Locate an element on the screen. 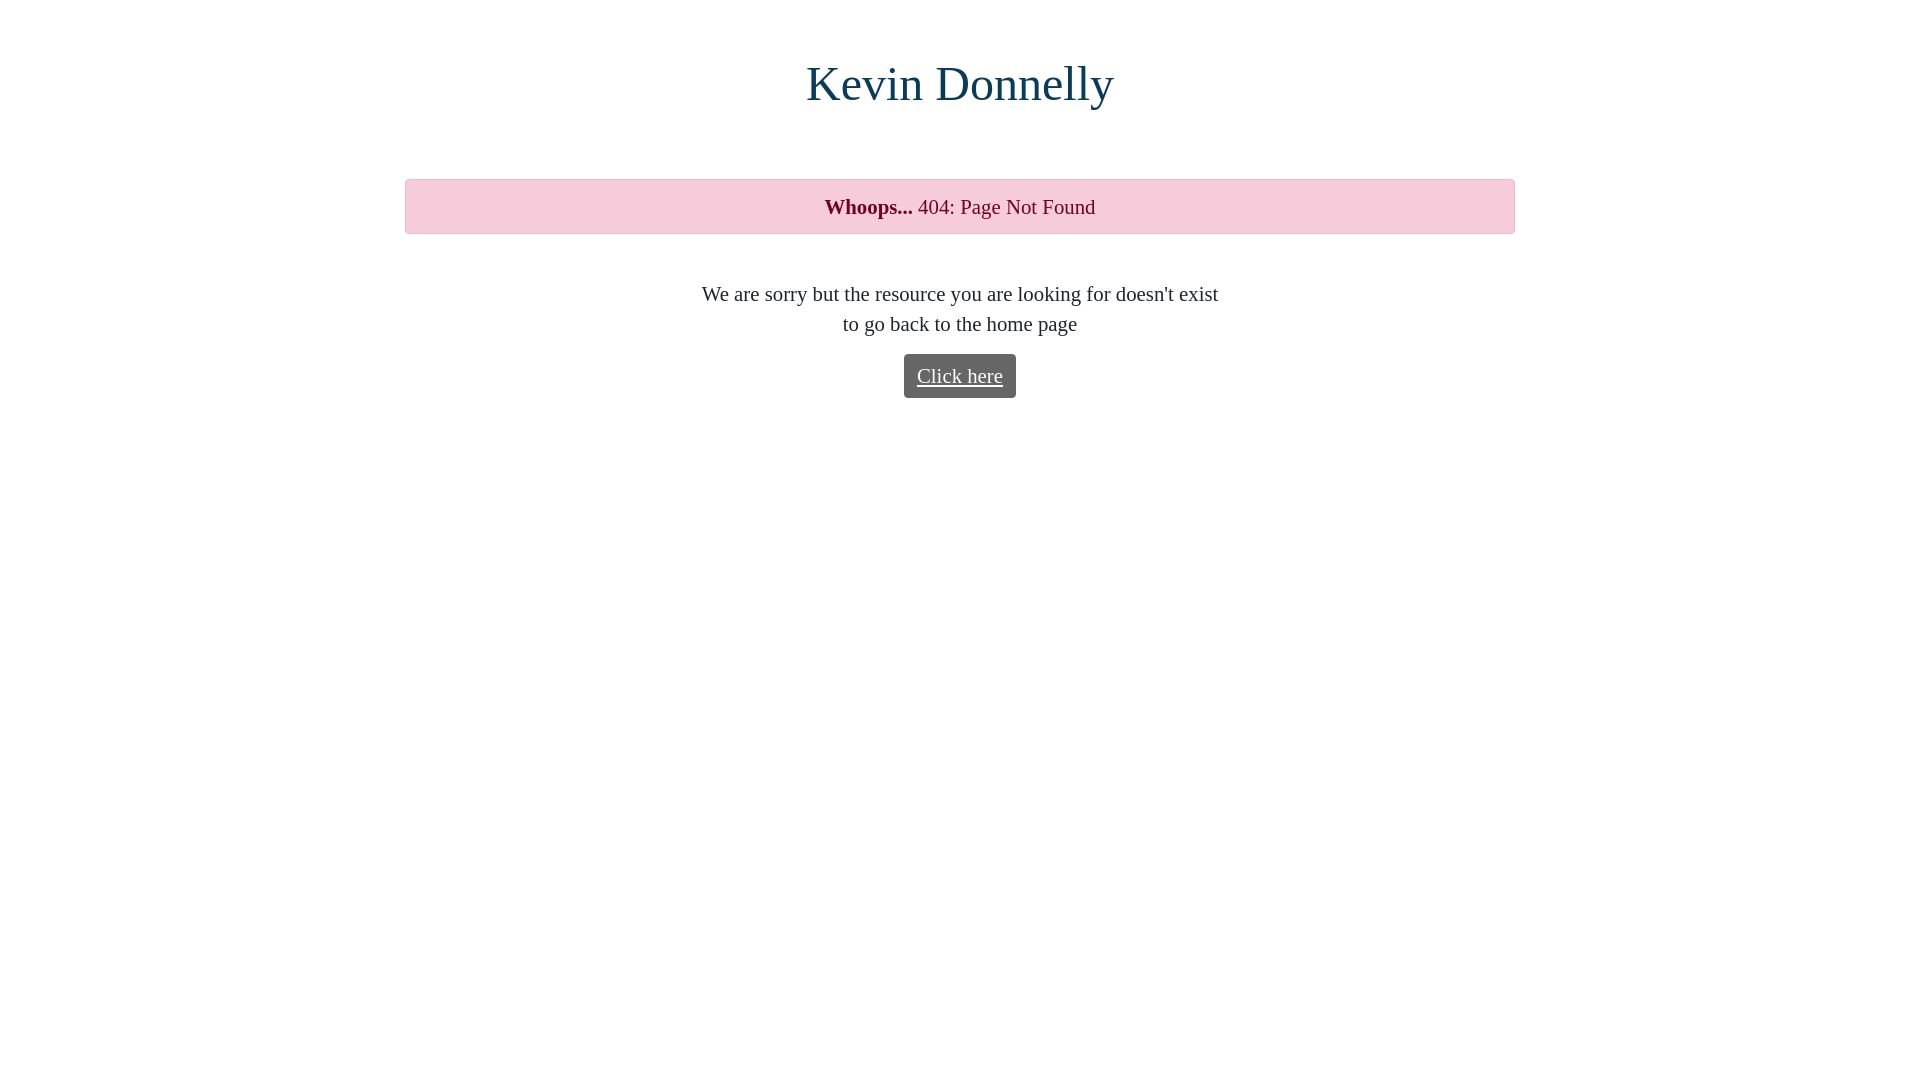  'Click here' is located at coordinates (902, 375).